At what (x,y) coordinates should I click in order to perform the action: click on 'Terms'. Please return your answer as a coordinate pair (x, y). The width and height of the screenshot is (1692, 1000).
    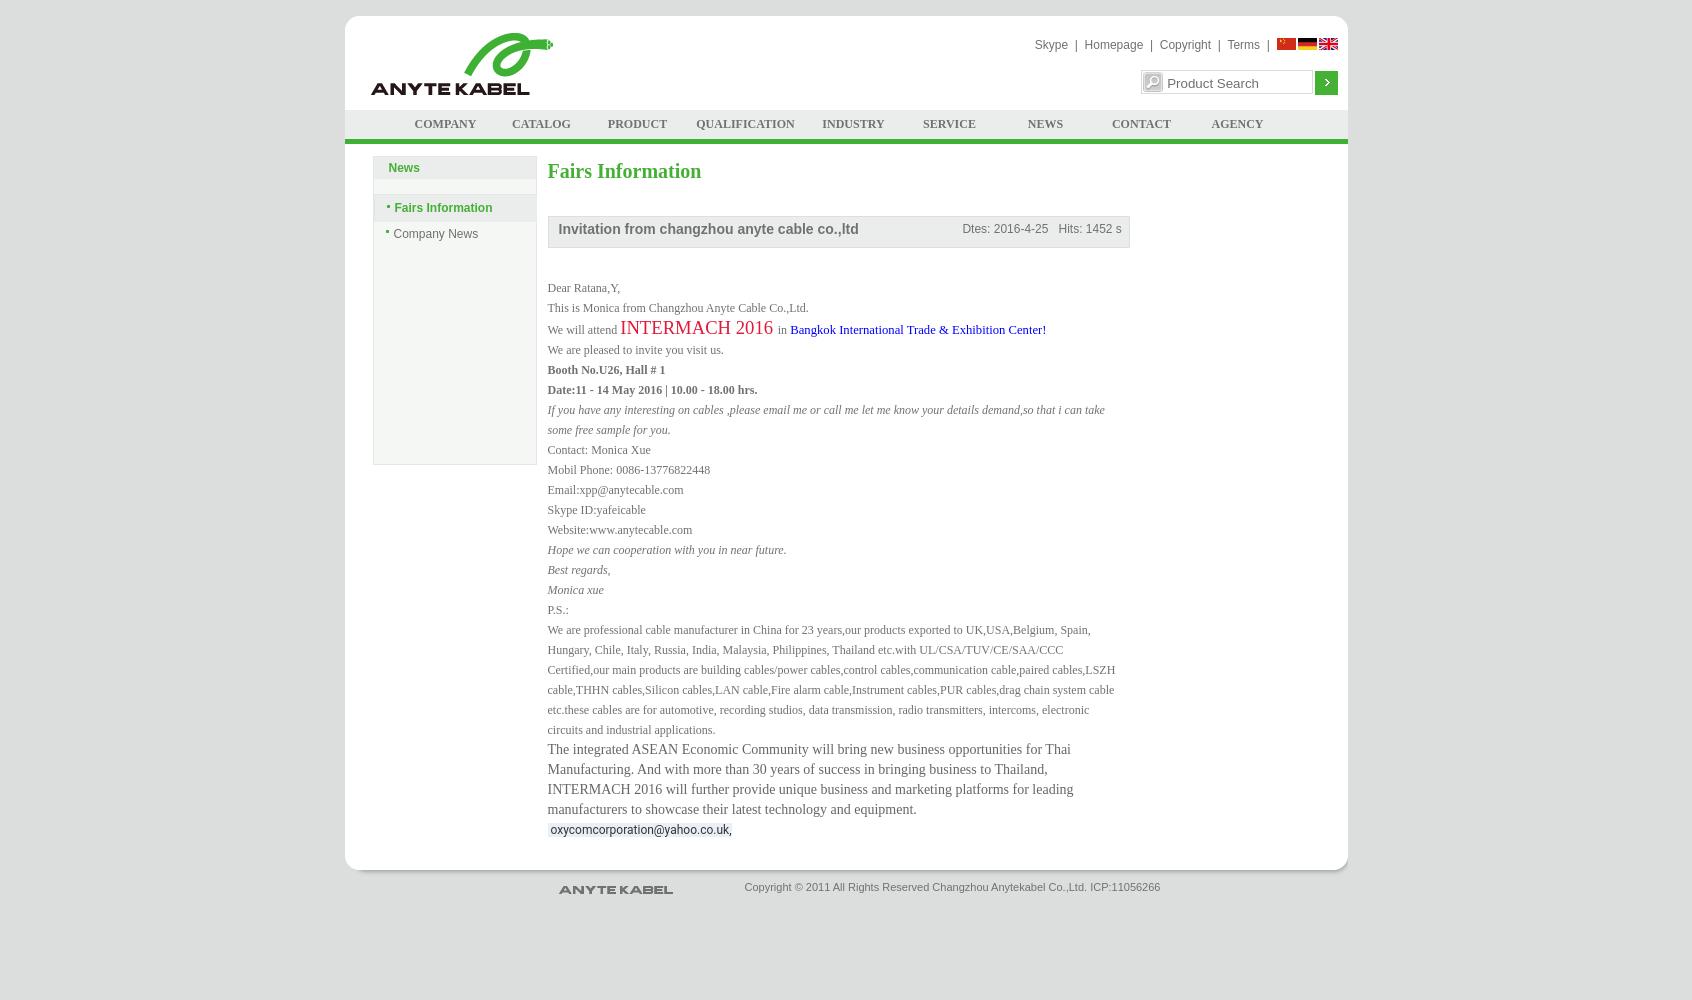
    Looking at the image, I should click on (1243, 45).